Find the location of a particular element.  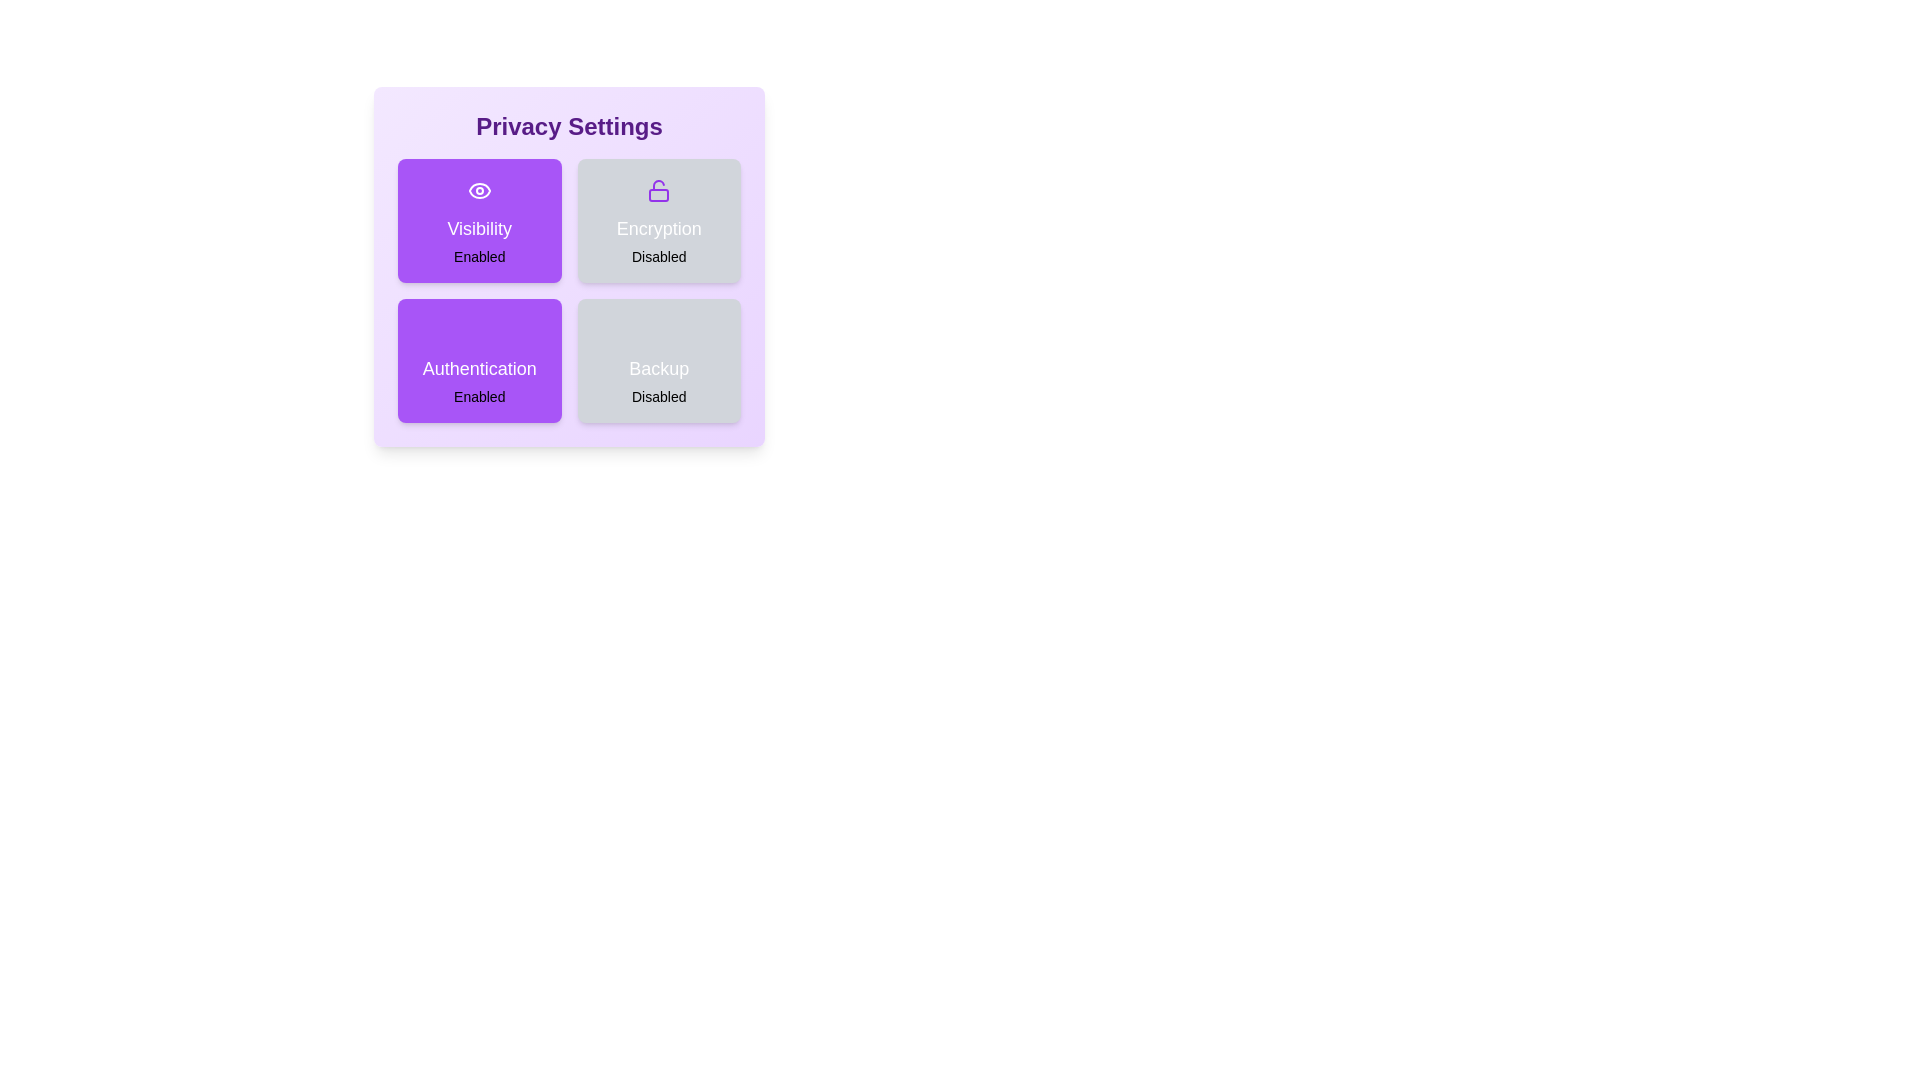

the Visibility card to observe its animation is located at coordinates (478, 220).